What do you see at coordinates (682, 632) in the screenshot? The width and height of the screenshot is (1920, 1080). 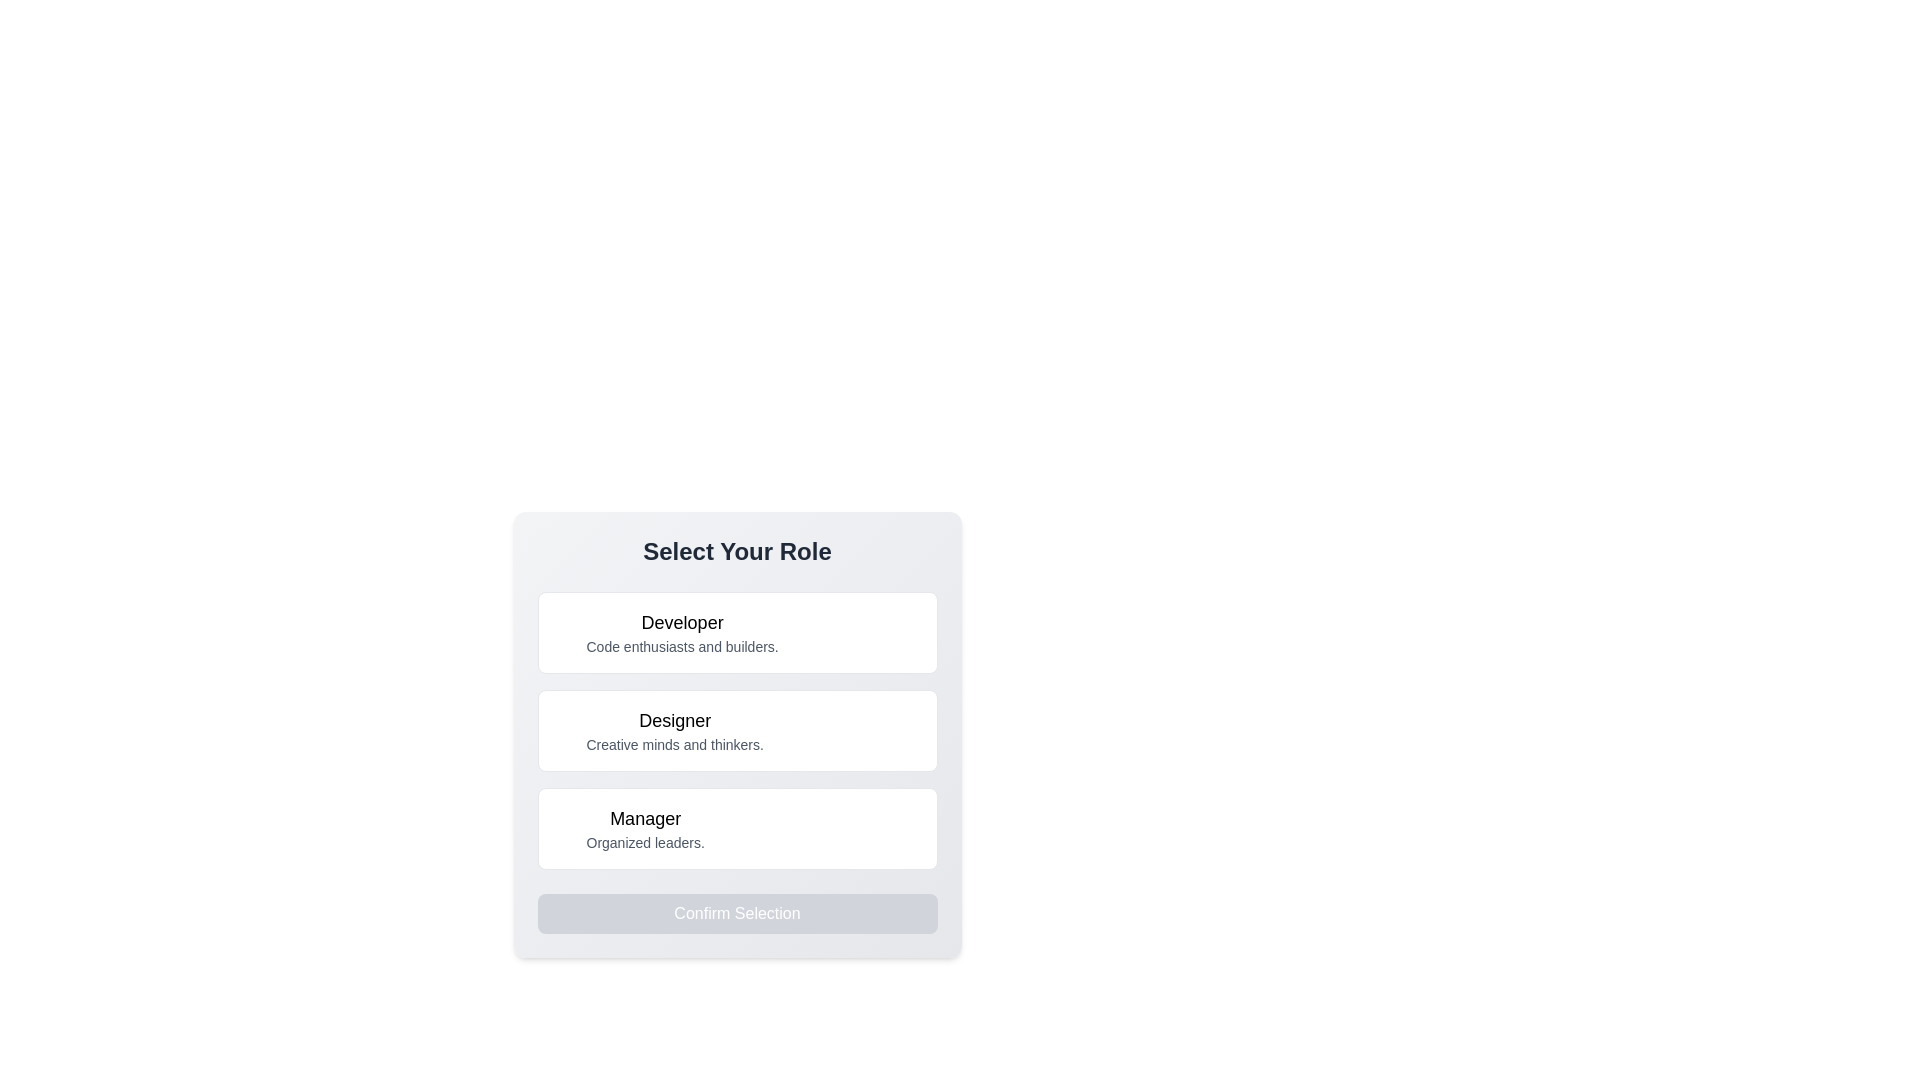 I see `the topmost selectable option for the role 'Developer' in the vertically stacked list to make a selection` at bounding box center [682, 632].